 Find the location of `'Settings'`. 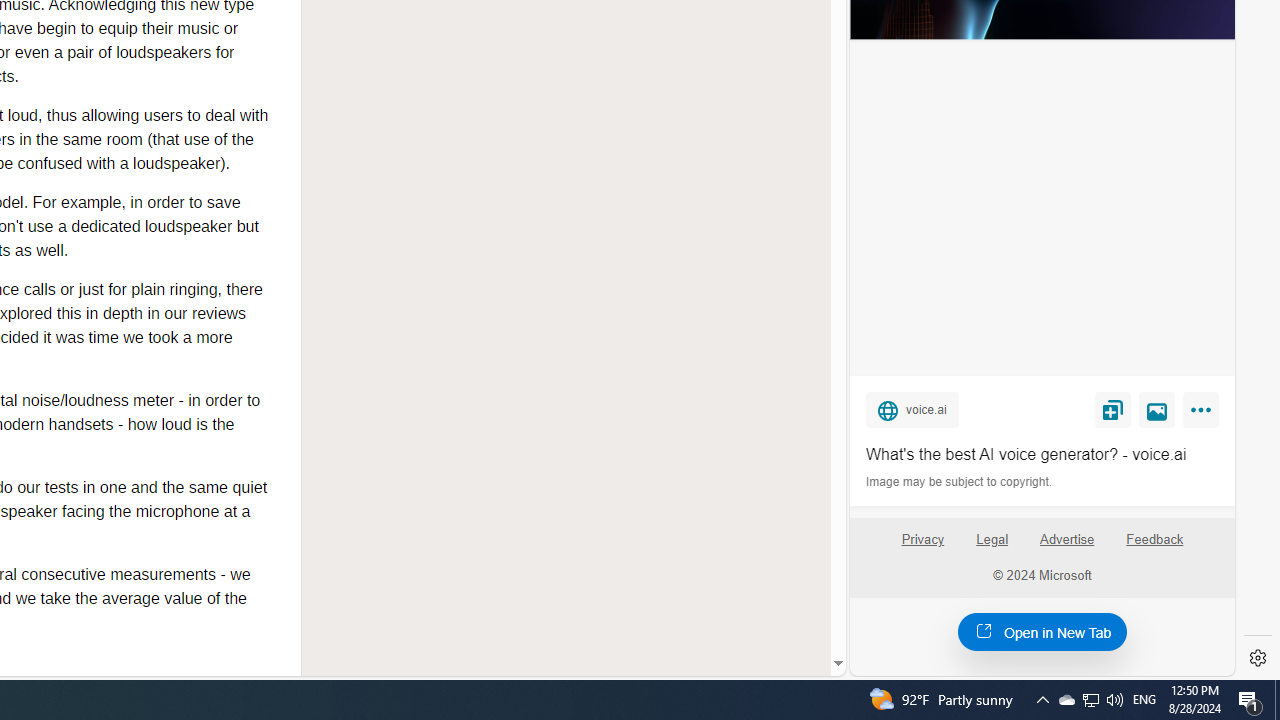

'Settings' is located at coordinates (1257, 658).